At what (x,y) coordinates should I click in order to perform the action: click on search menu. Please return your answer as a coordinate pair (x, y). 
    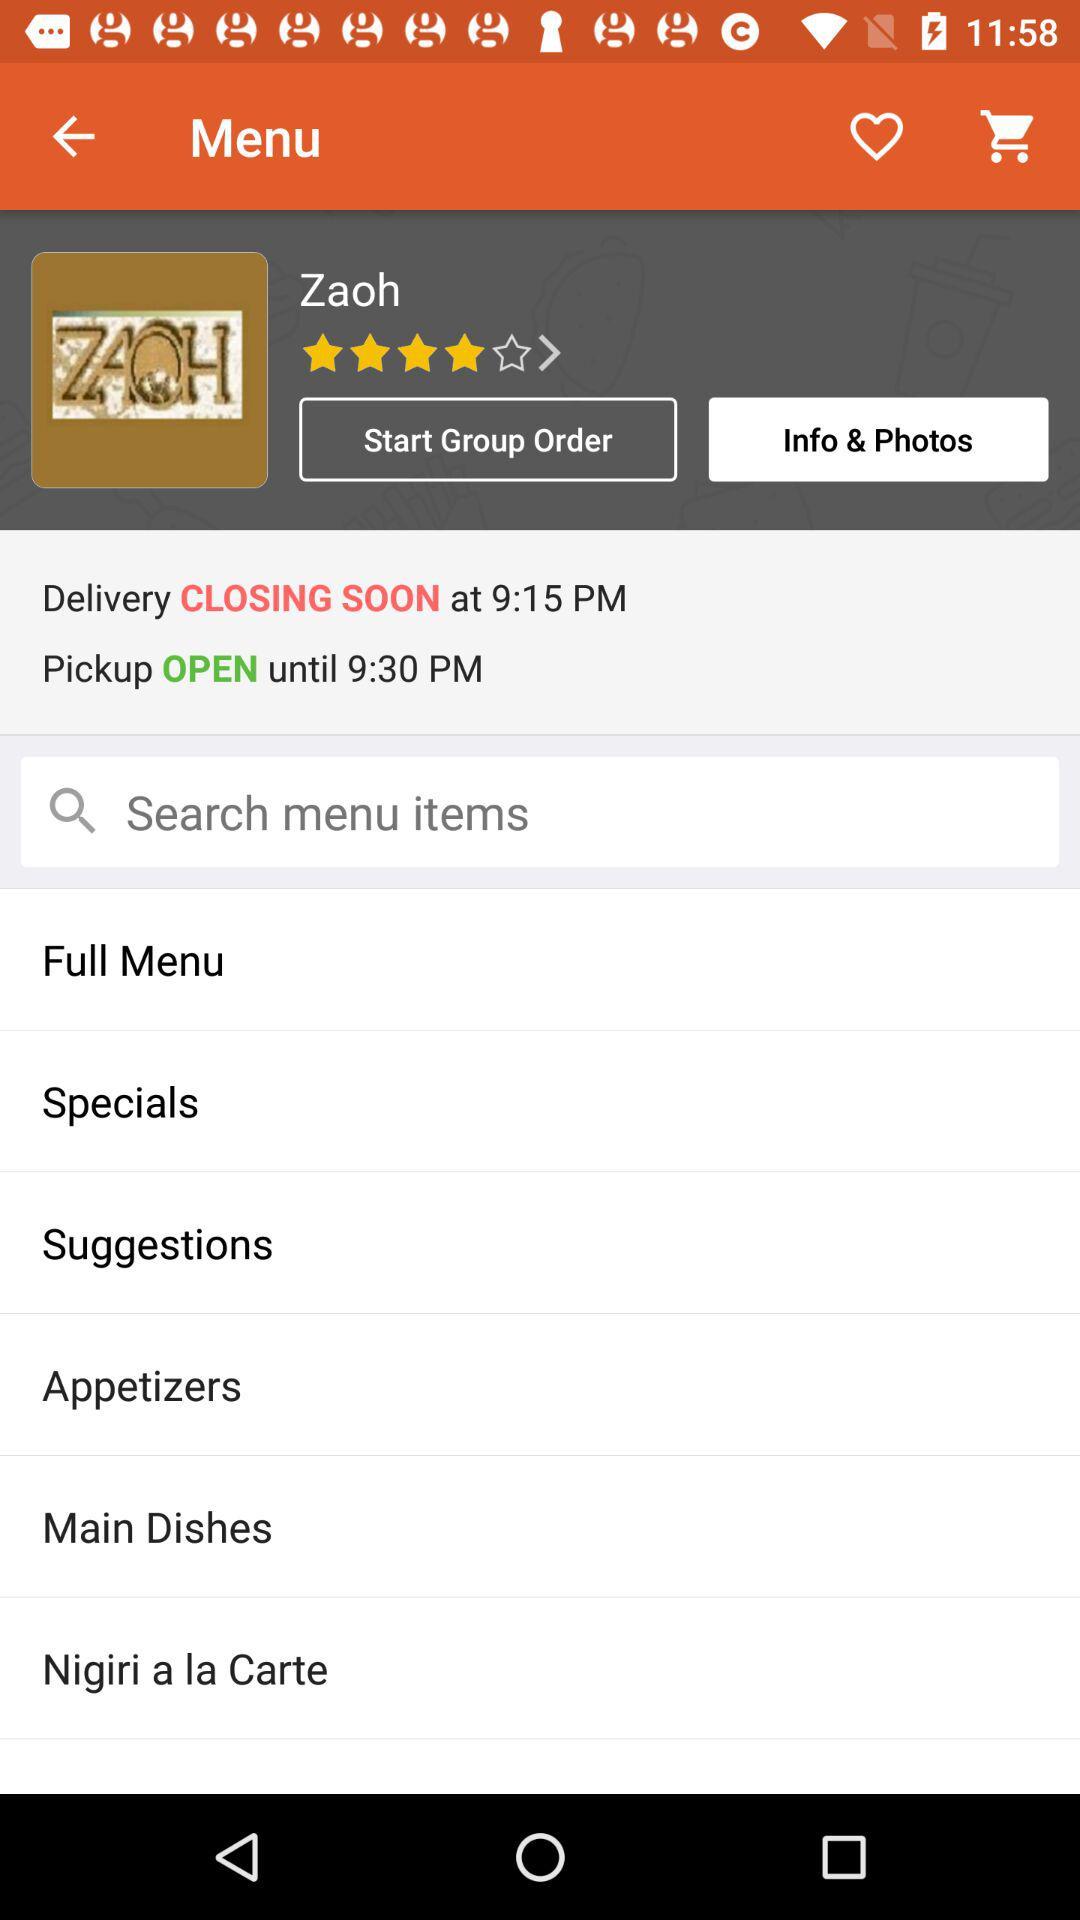
    Looking at the image, I should click on (540, 811).